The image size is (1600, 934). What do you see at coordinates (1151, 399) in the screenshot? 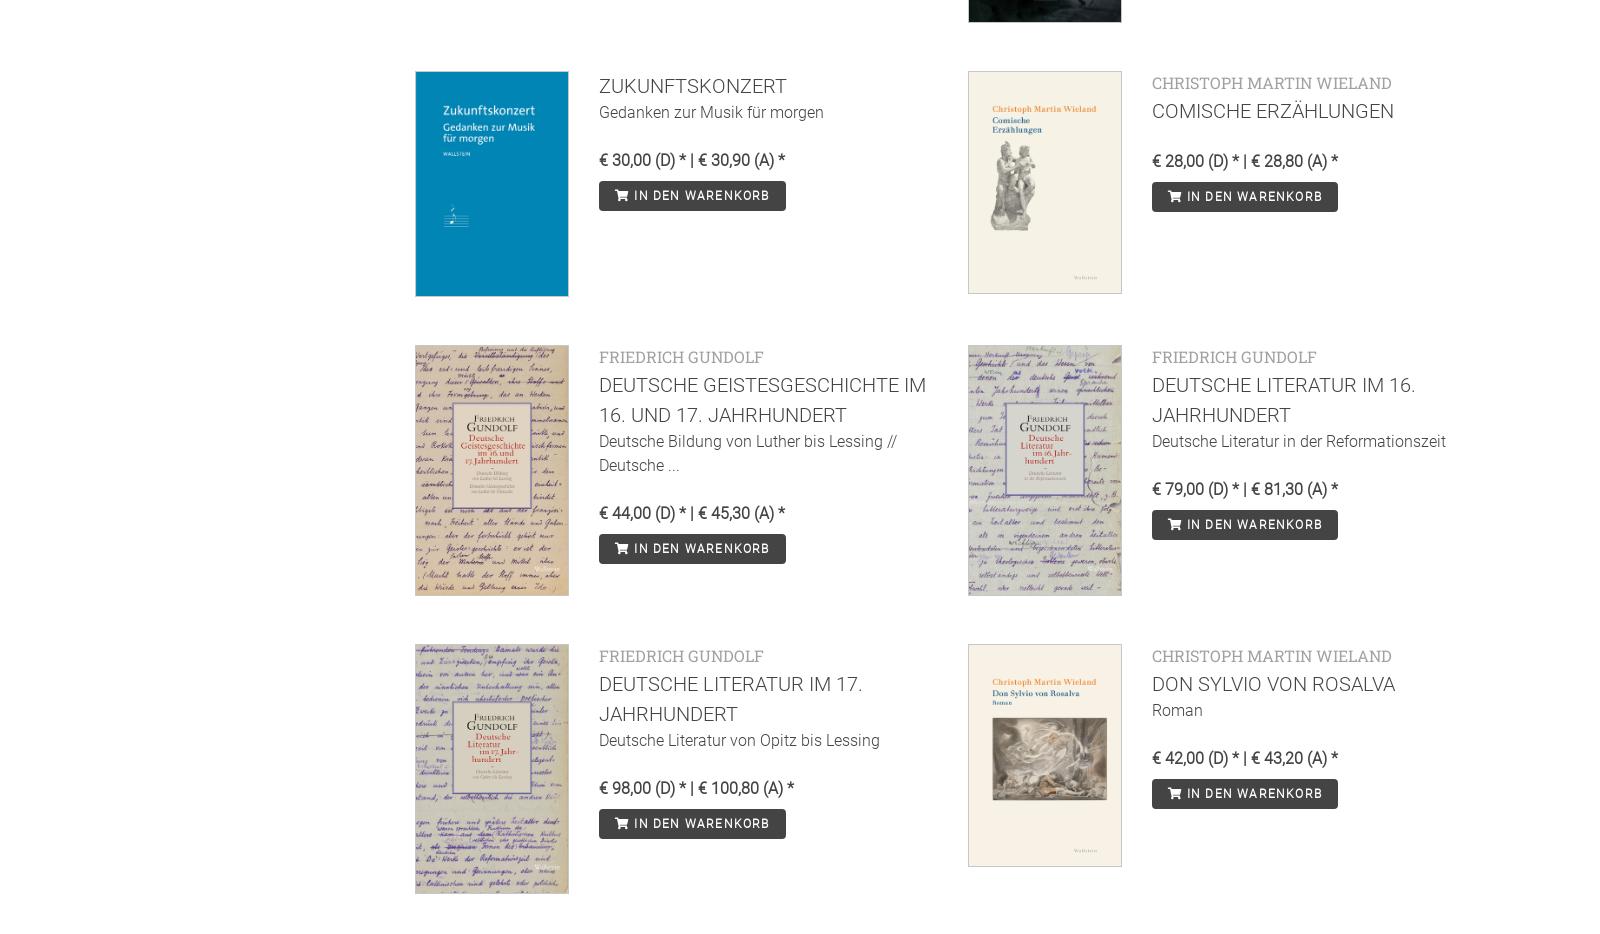
I see `'Deutsche Literatur im 16. Jahrhundert'` at bounding box center [1151, 399].